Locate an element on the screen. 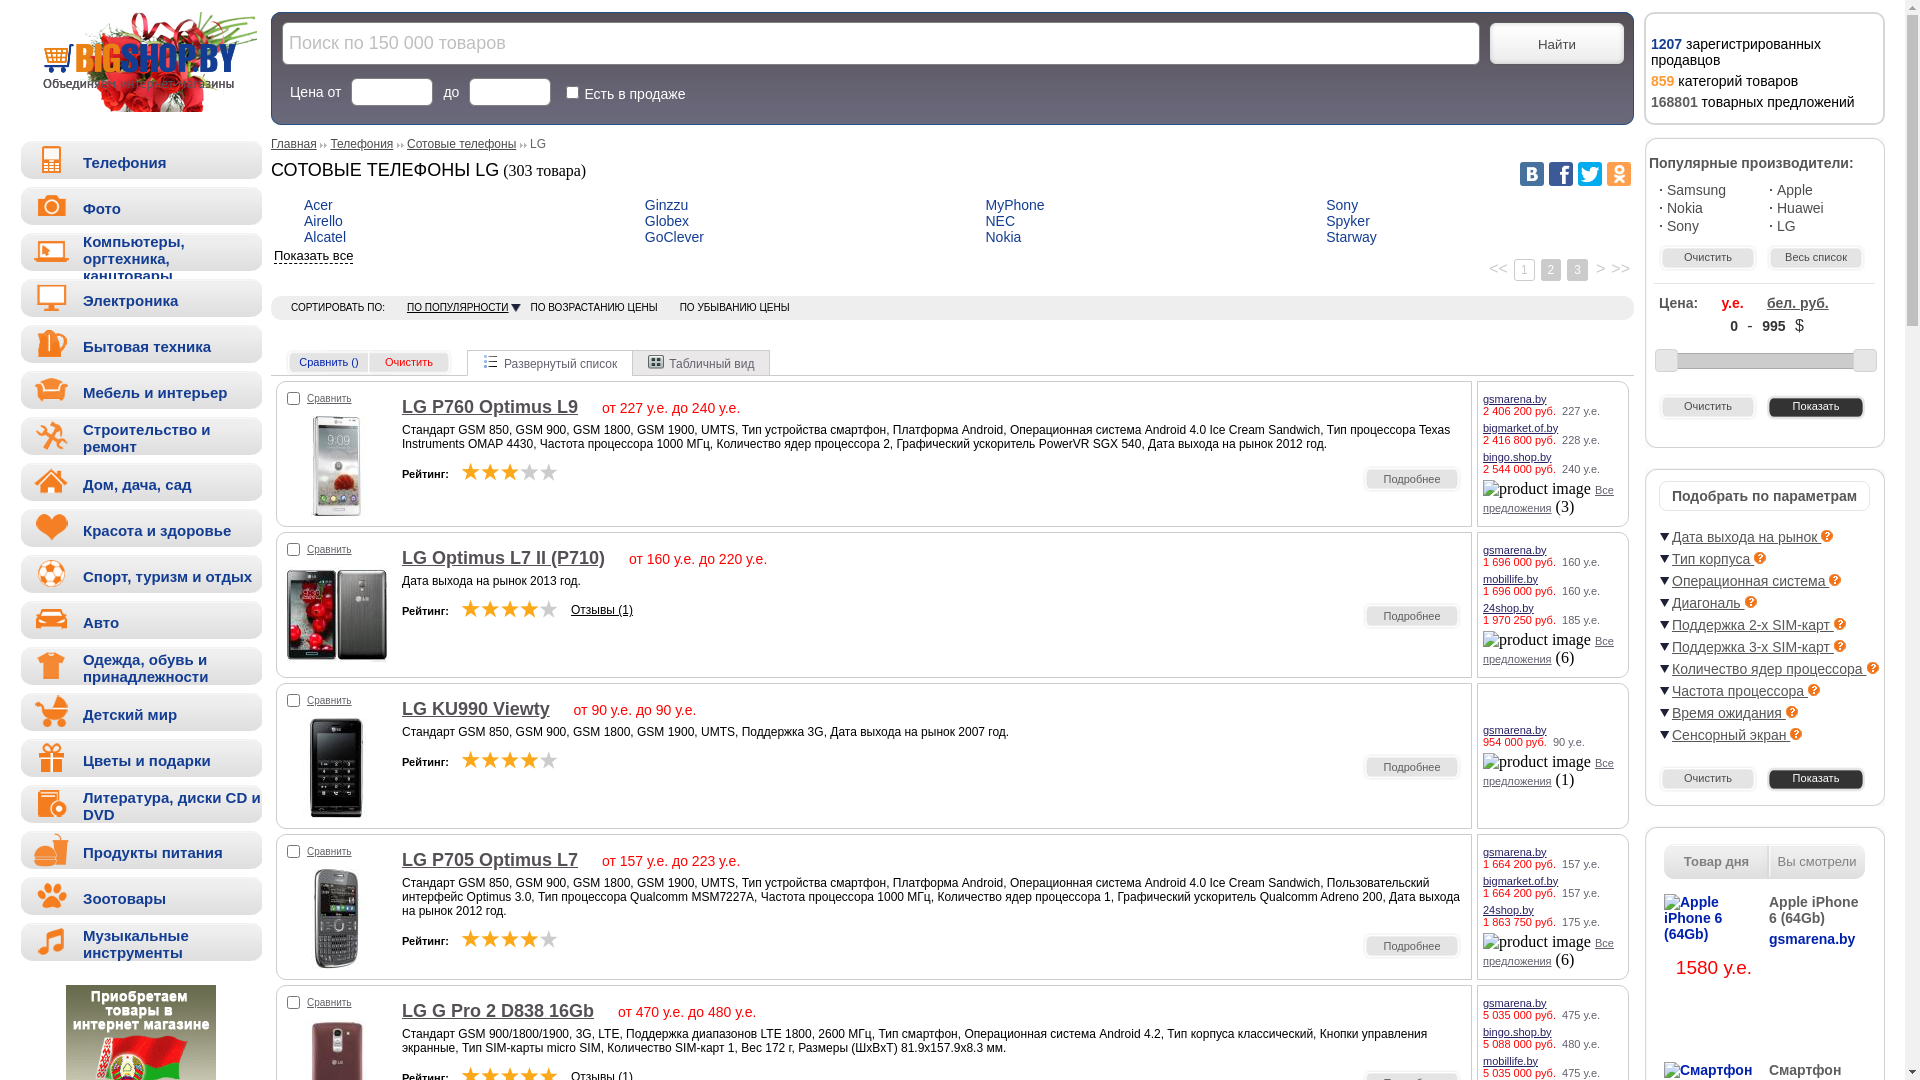 The height and width of the screenshot is (1080, 1920). 'Facebook' is located at coordinates (1548, 172).